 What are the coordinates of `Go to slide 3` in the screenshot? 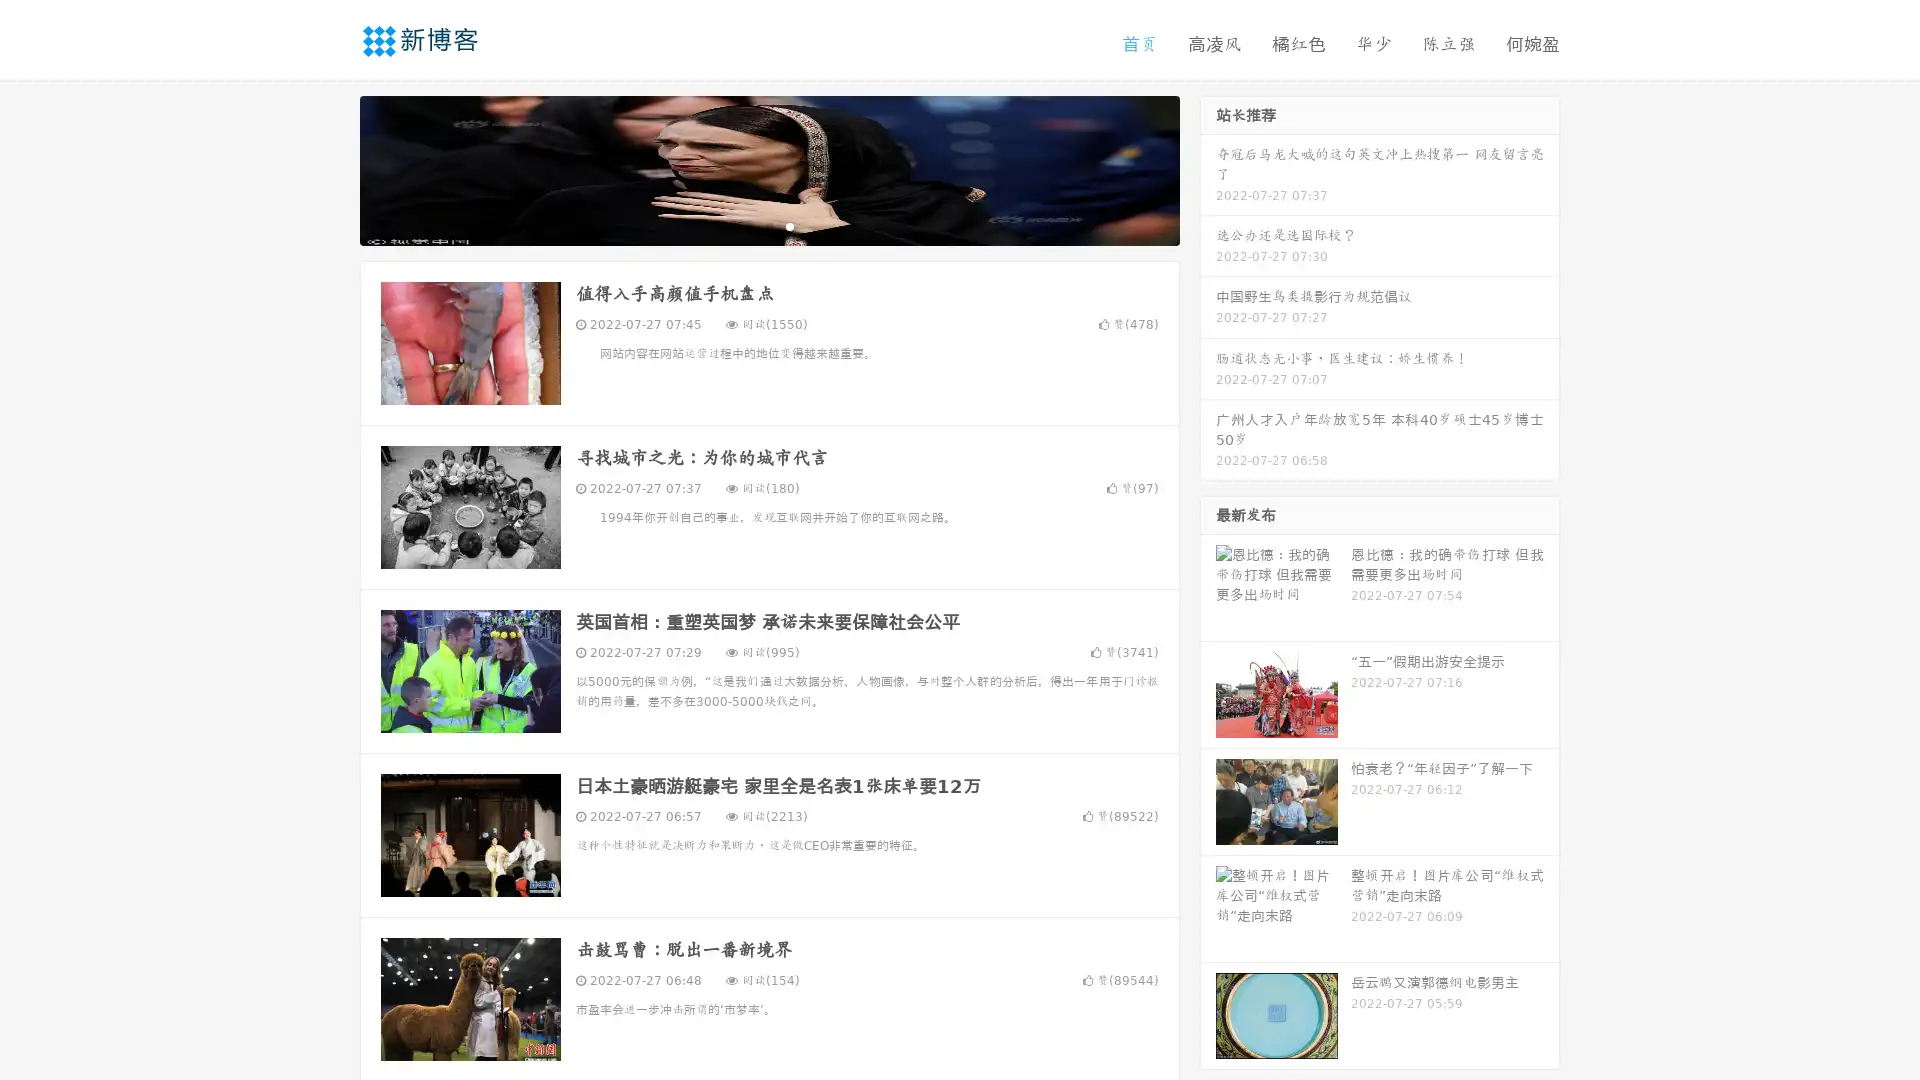 It's located at (789, 225).